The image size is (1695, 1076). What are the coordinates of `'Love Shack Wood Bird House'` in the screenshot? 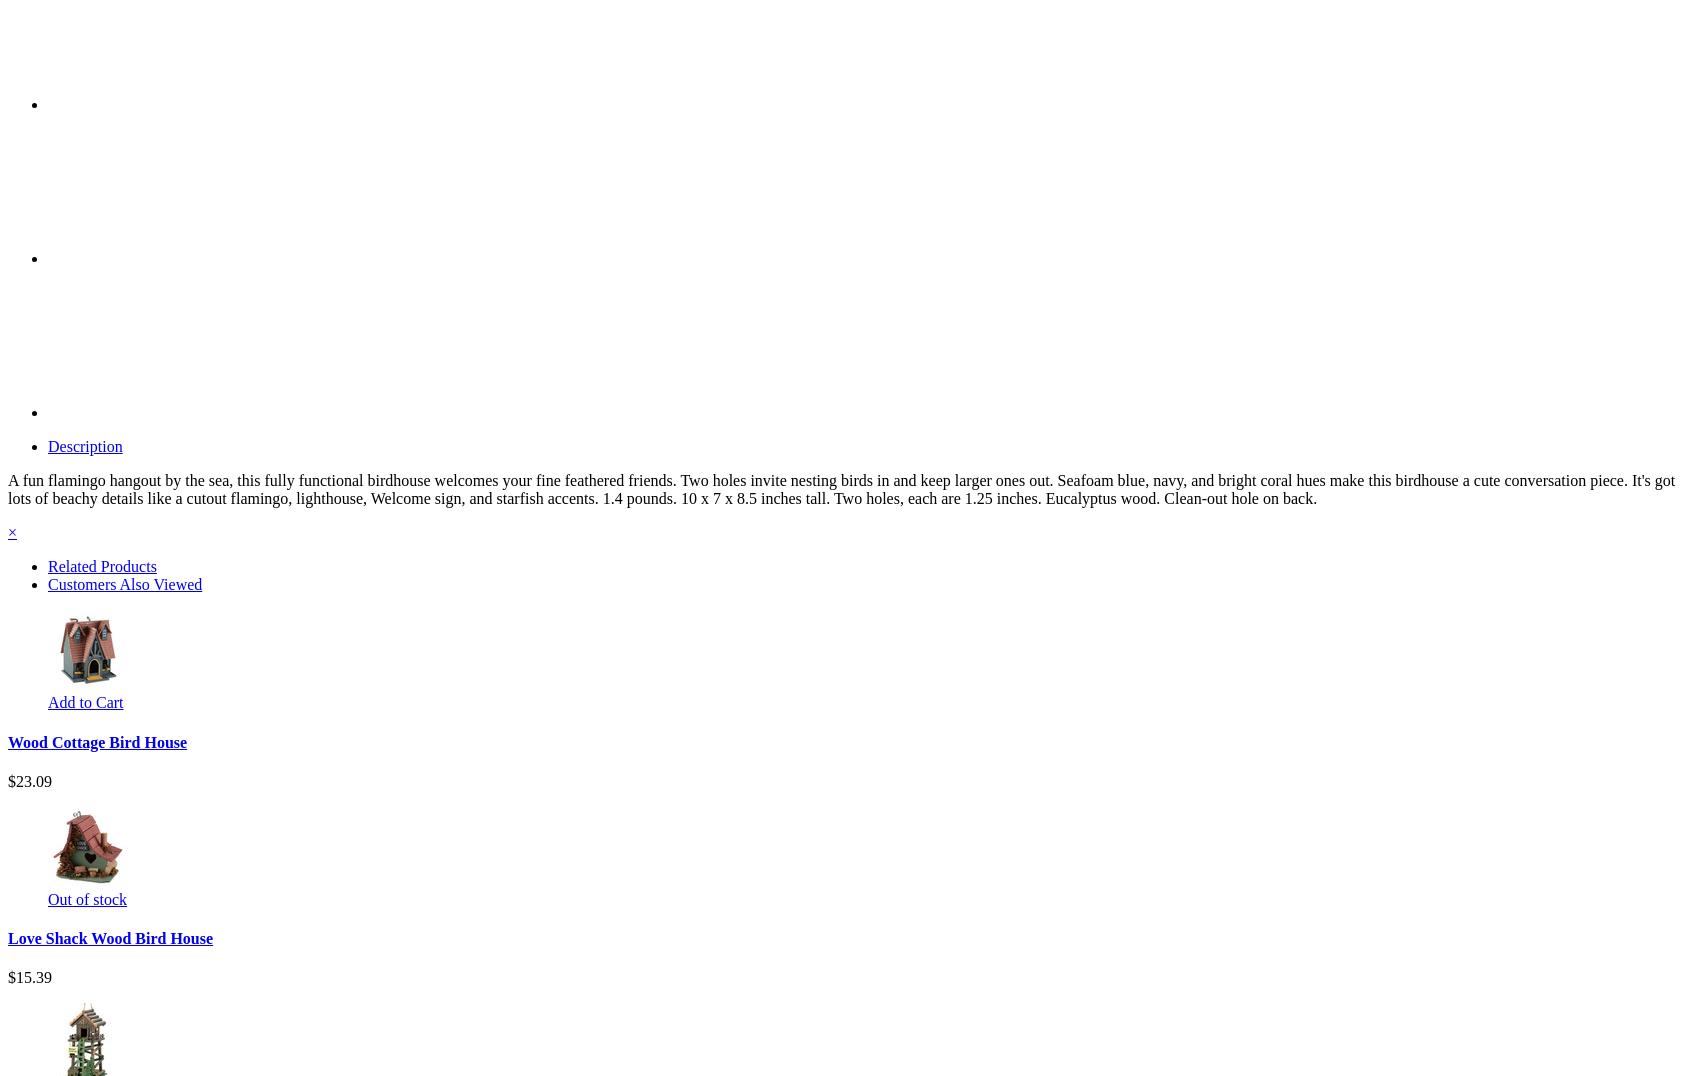 It's located at (109, 937).